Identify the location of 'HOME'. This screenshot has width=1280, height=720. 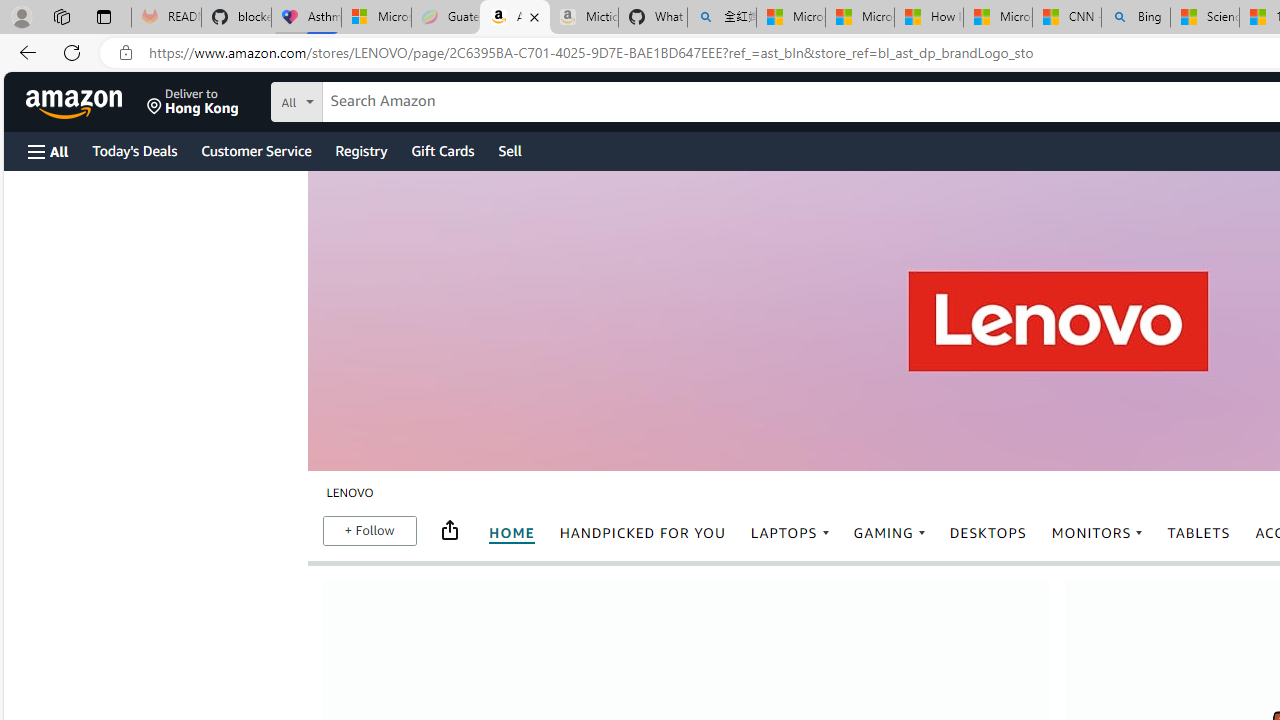
(510, 533).